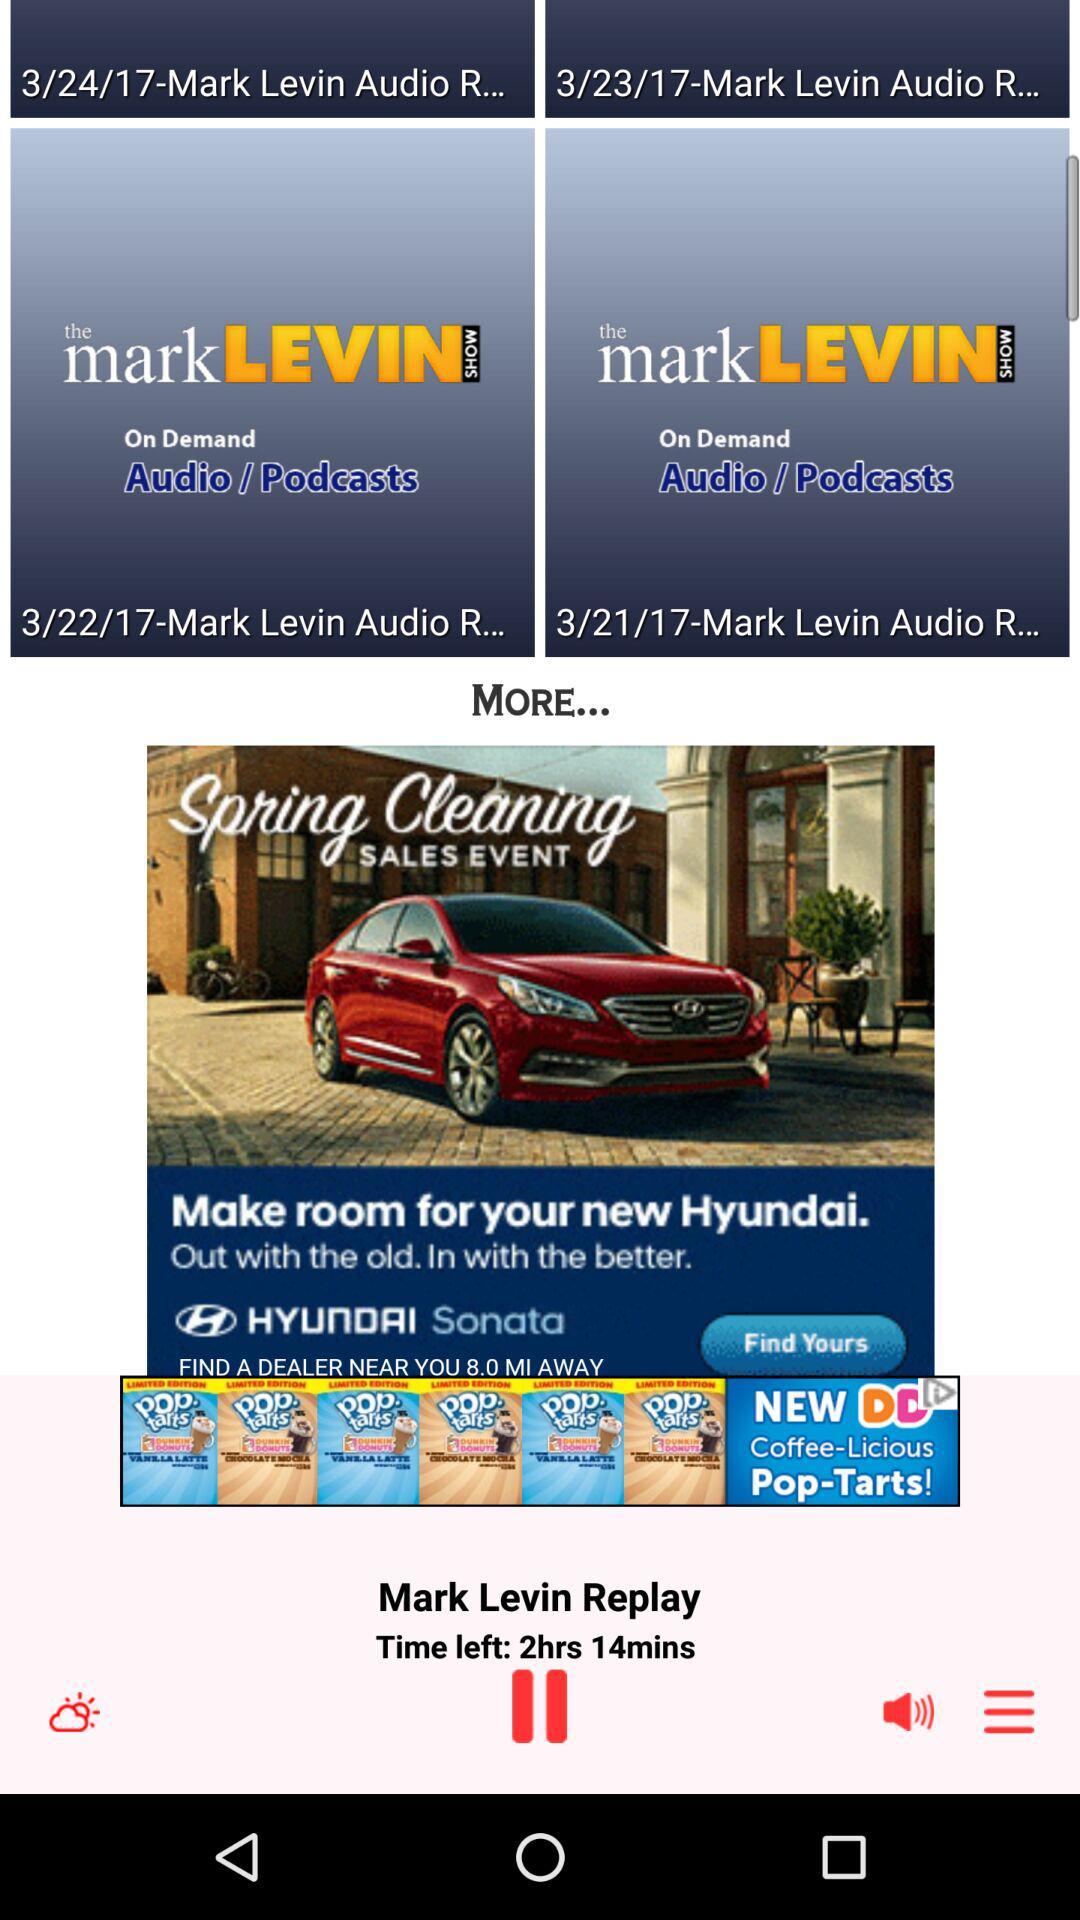  Describe the element at coordinates (1009, 1832) in the screenshot. I see `the menu icon` at that location.